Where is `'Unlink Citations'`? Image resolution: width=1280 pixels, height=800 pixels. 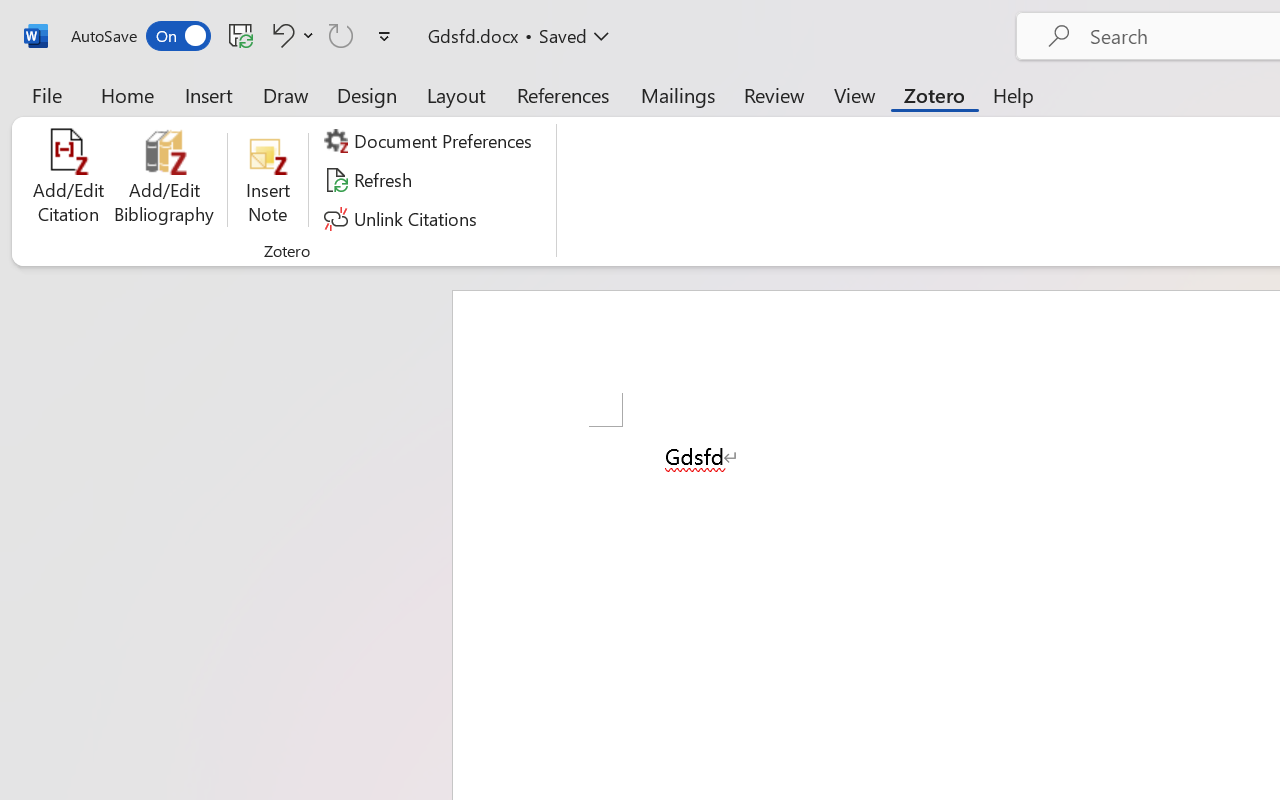
'Unlink Citations' is located at coordinates (402, 218).